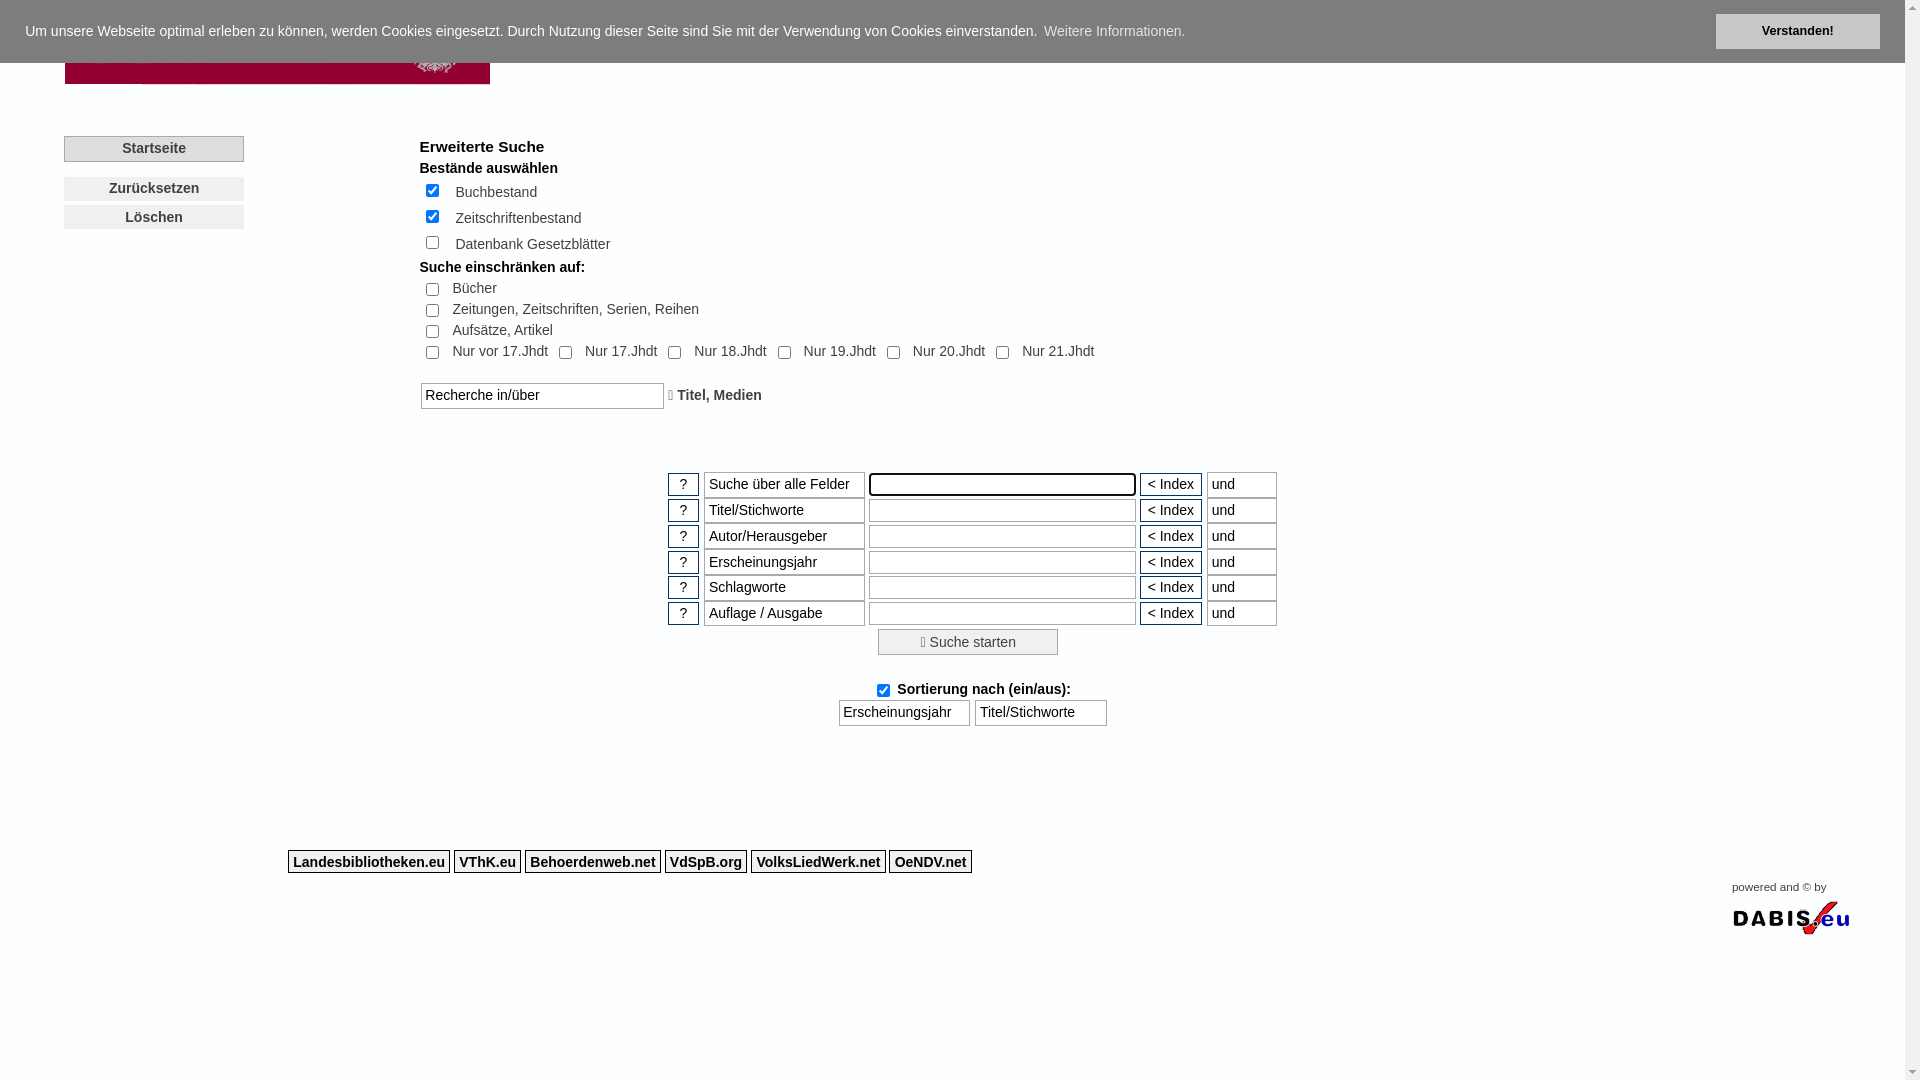 The image size is (1920, 1080). Describe the element at coordinates (817, 860) in the screenshot. I see `'VolksLiedWerk.net'` at that location.